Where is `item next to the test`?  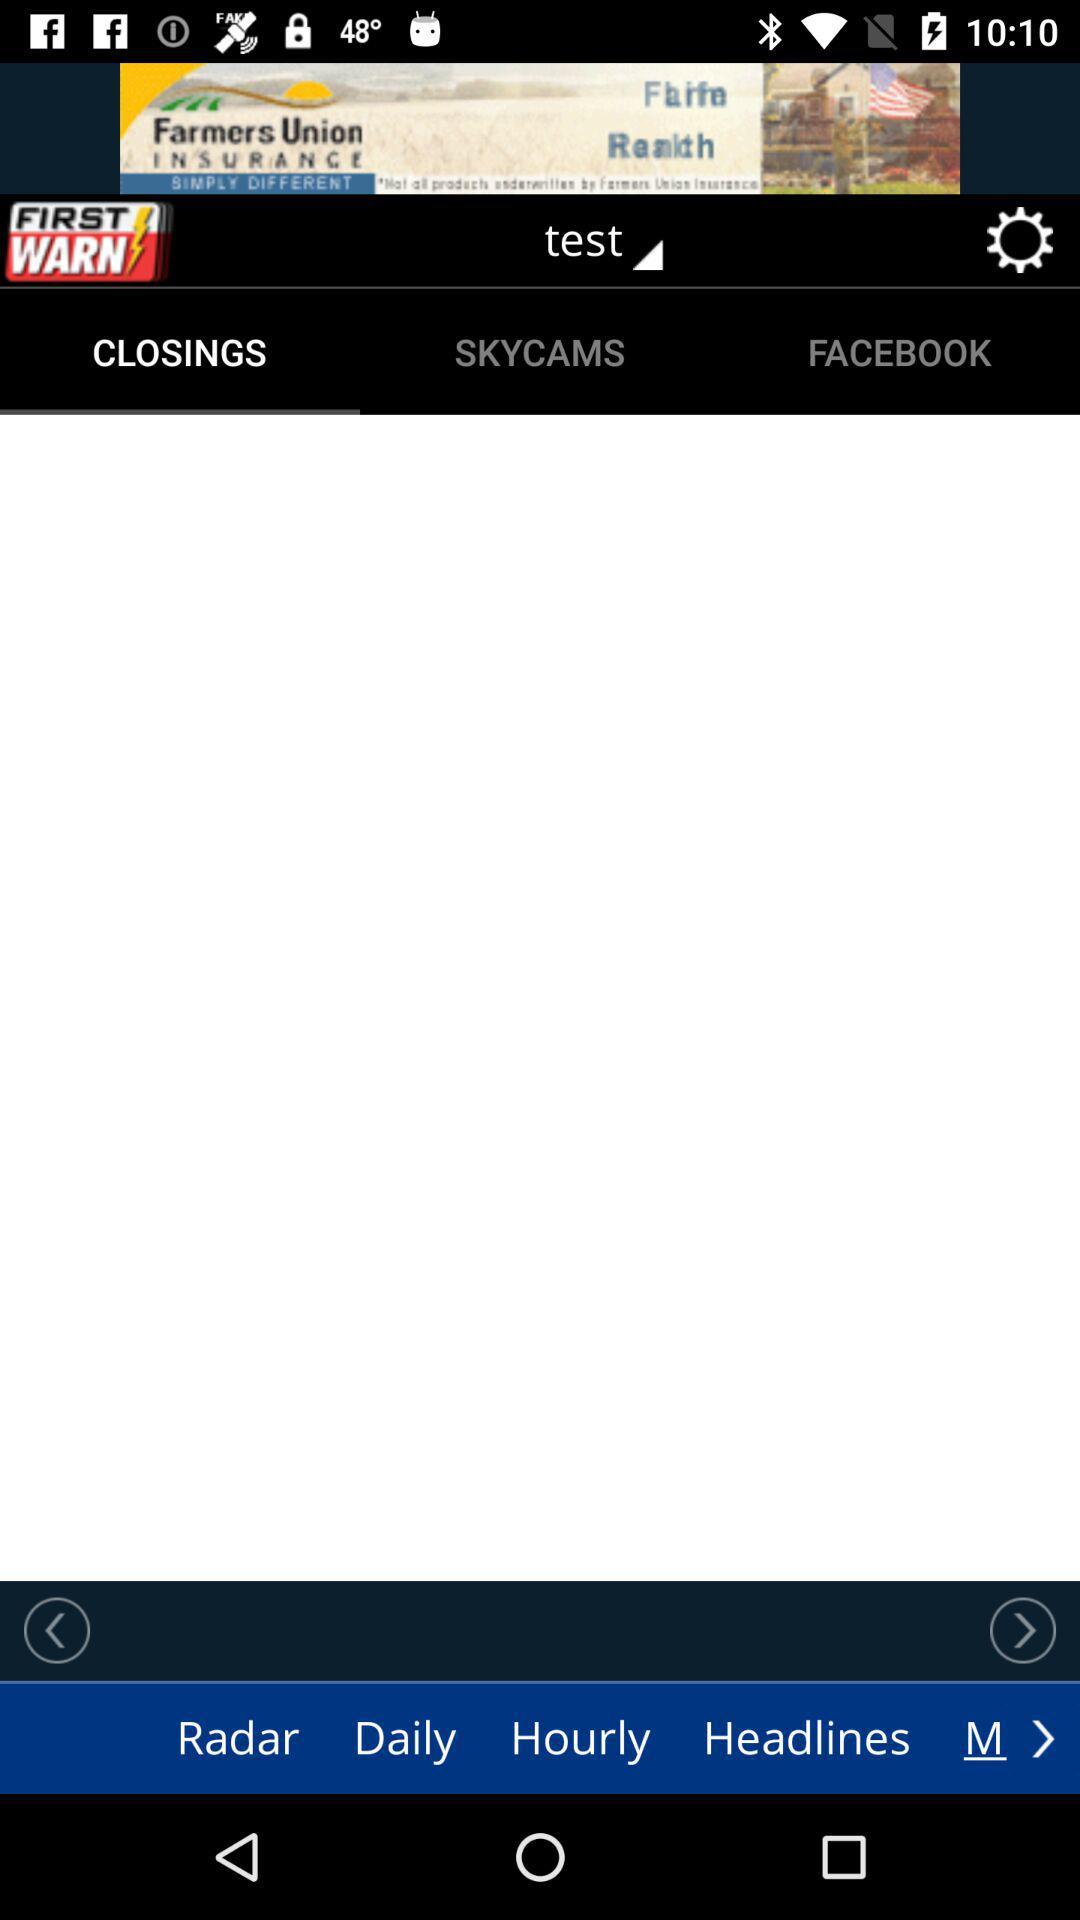 item next to the test is located at coordinates (131, 240).